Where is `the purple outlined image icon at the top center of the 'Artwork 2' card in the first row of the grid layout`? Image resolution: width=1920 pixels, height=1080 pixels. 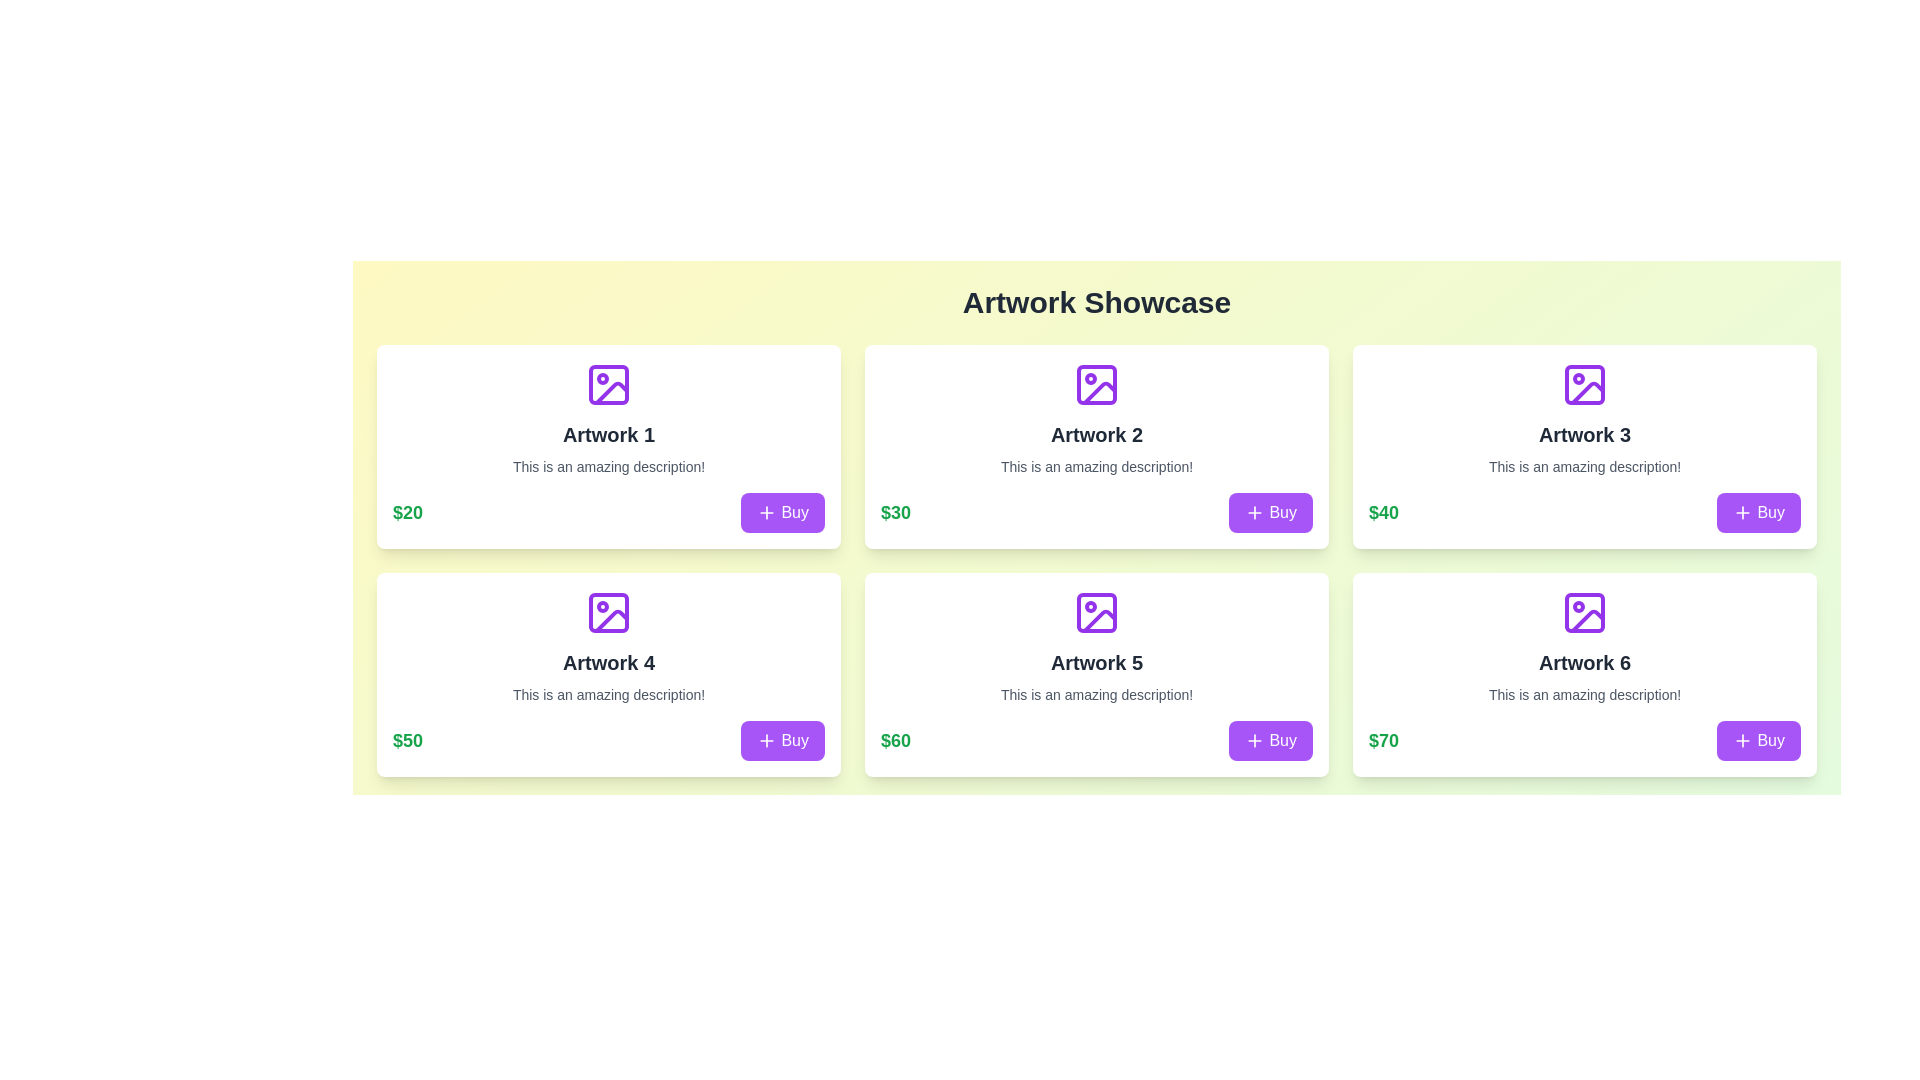 the purple outlined image icon at the top center of the 'Artwork 2' card in the first row of the grid layout is located at coordinates (1096, 385).